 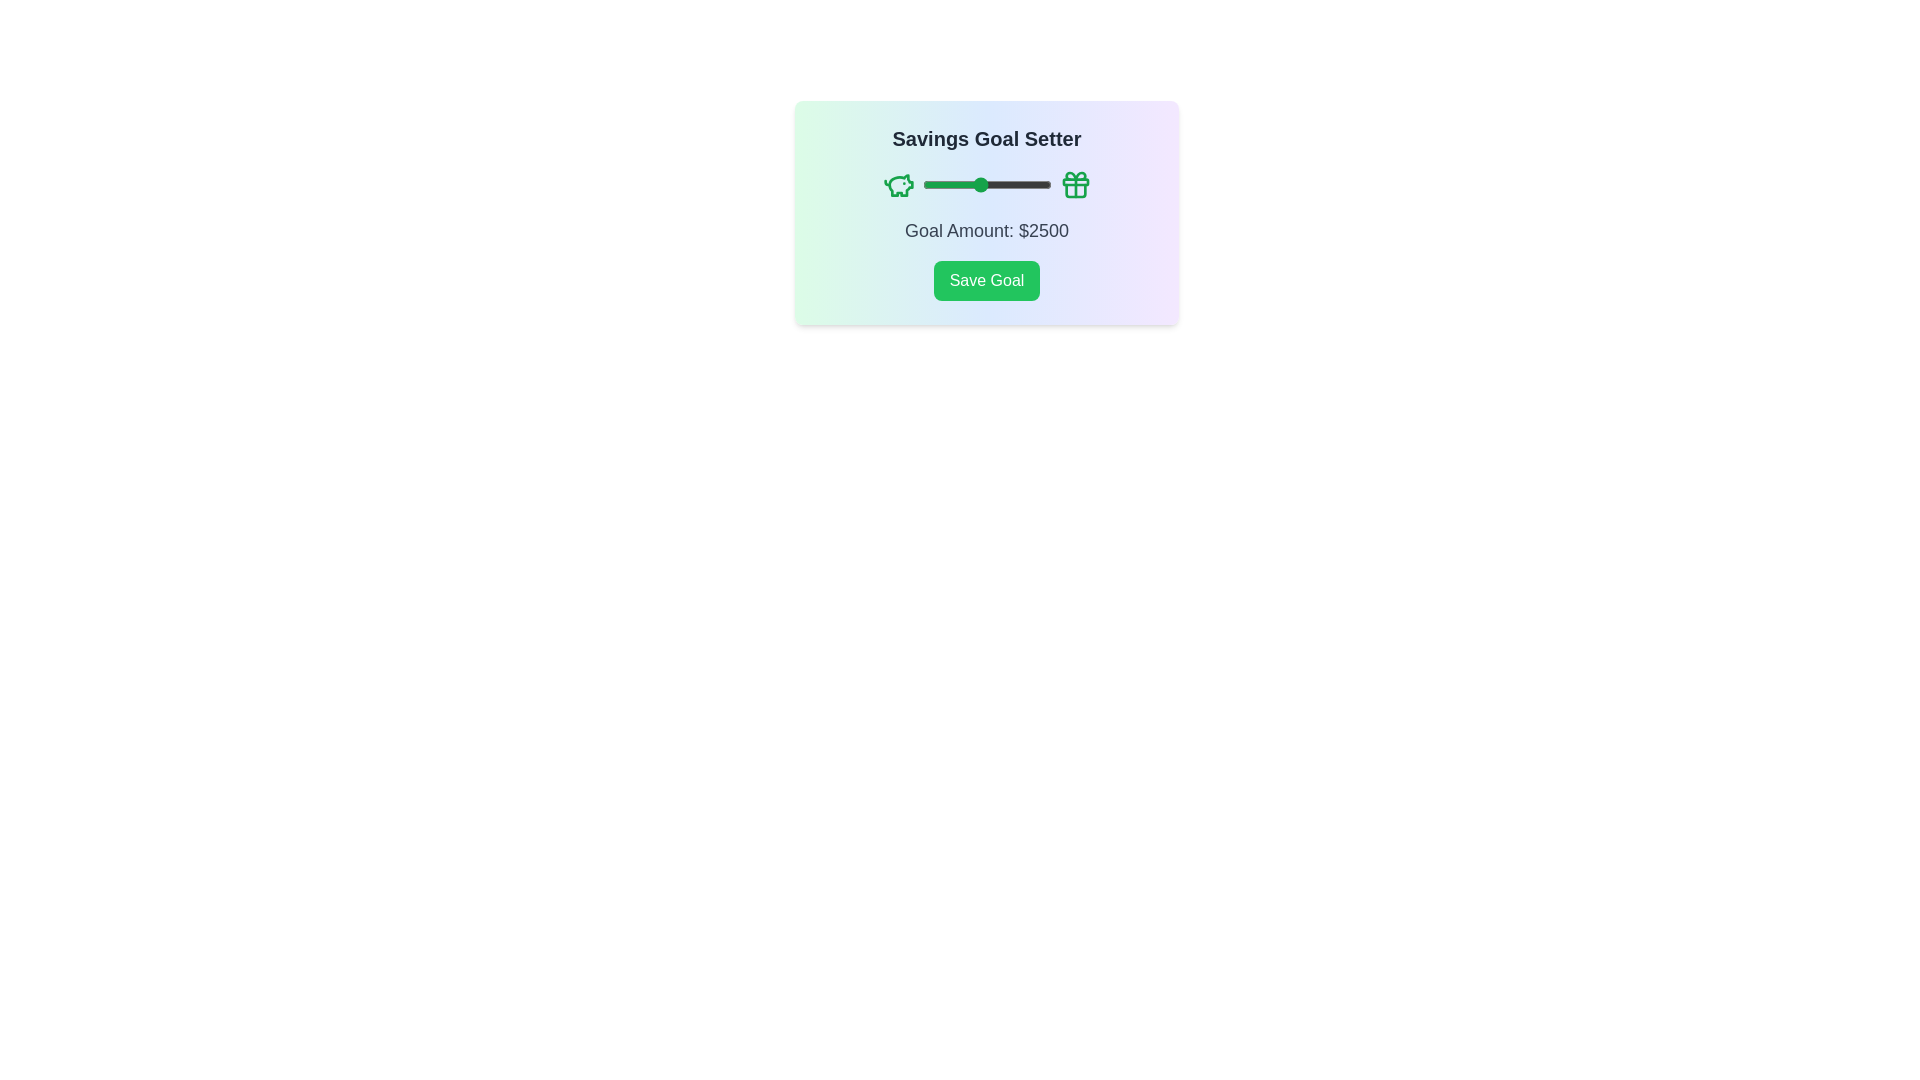 I want to click on the savings goal slider to 4908 by dragging it, so click(x=1047, y=185).